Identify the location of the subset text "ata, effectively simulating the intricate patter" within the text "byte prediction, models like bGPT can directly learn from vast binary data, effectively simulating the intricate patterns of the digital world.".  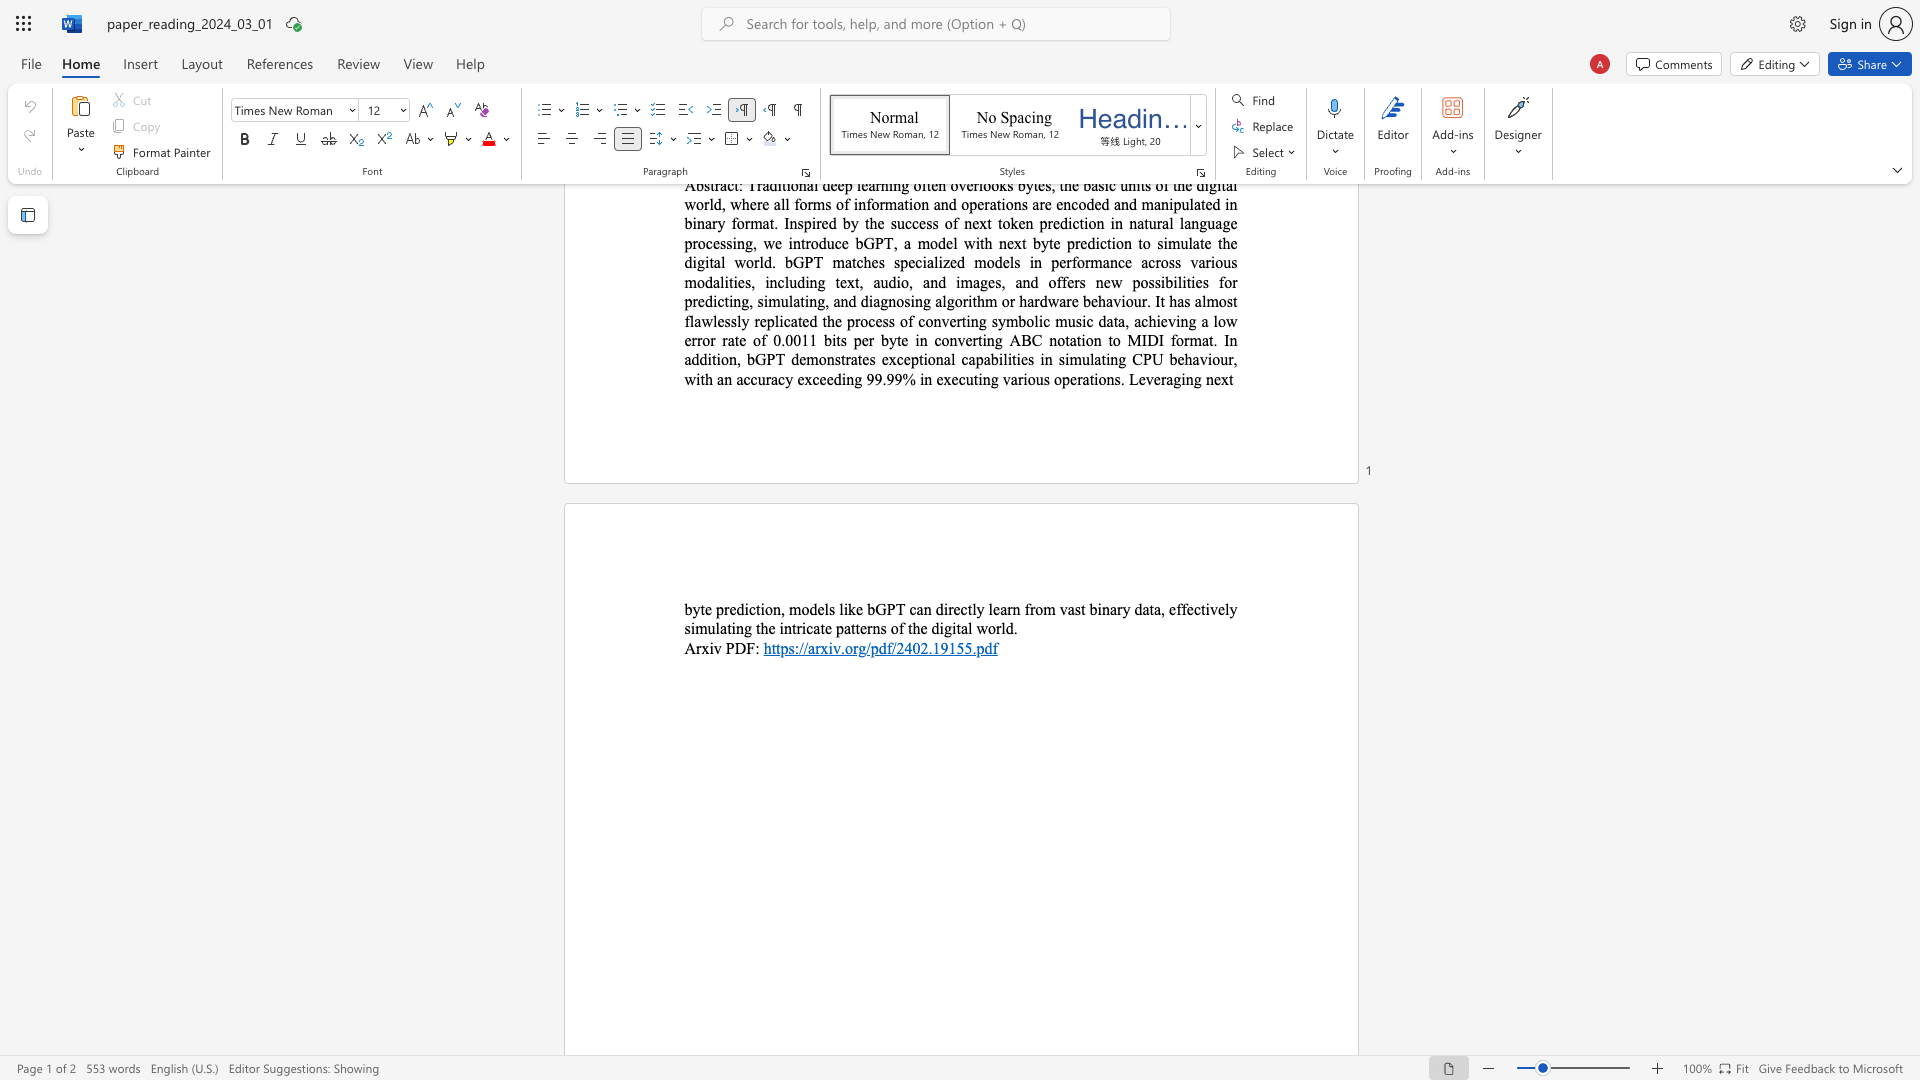
(1142, 608).